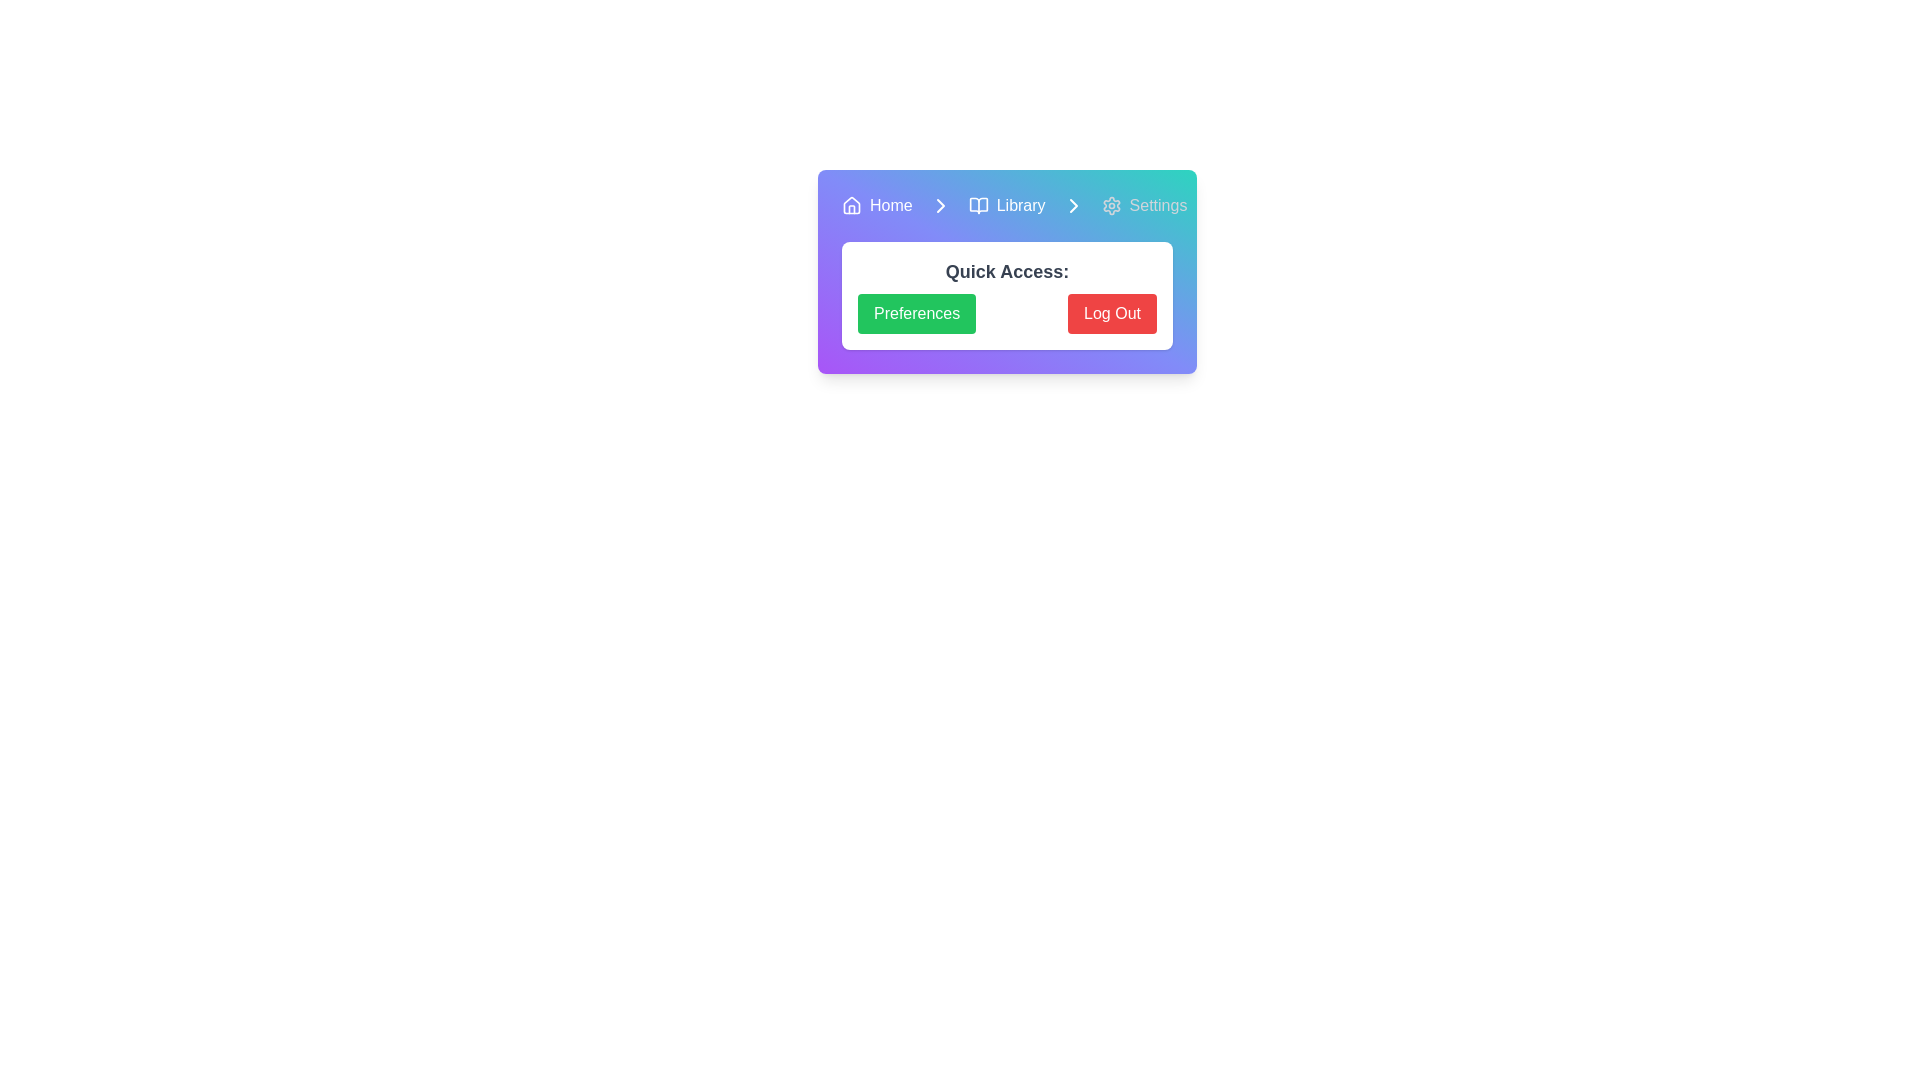  What do you see at coordinates (1110, 205) in the screenshot?
I see `the gear icon located in the navigation bar` at bounding box center [1110, 205].